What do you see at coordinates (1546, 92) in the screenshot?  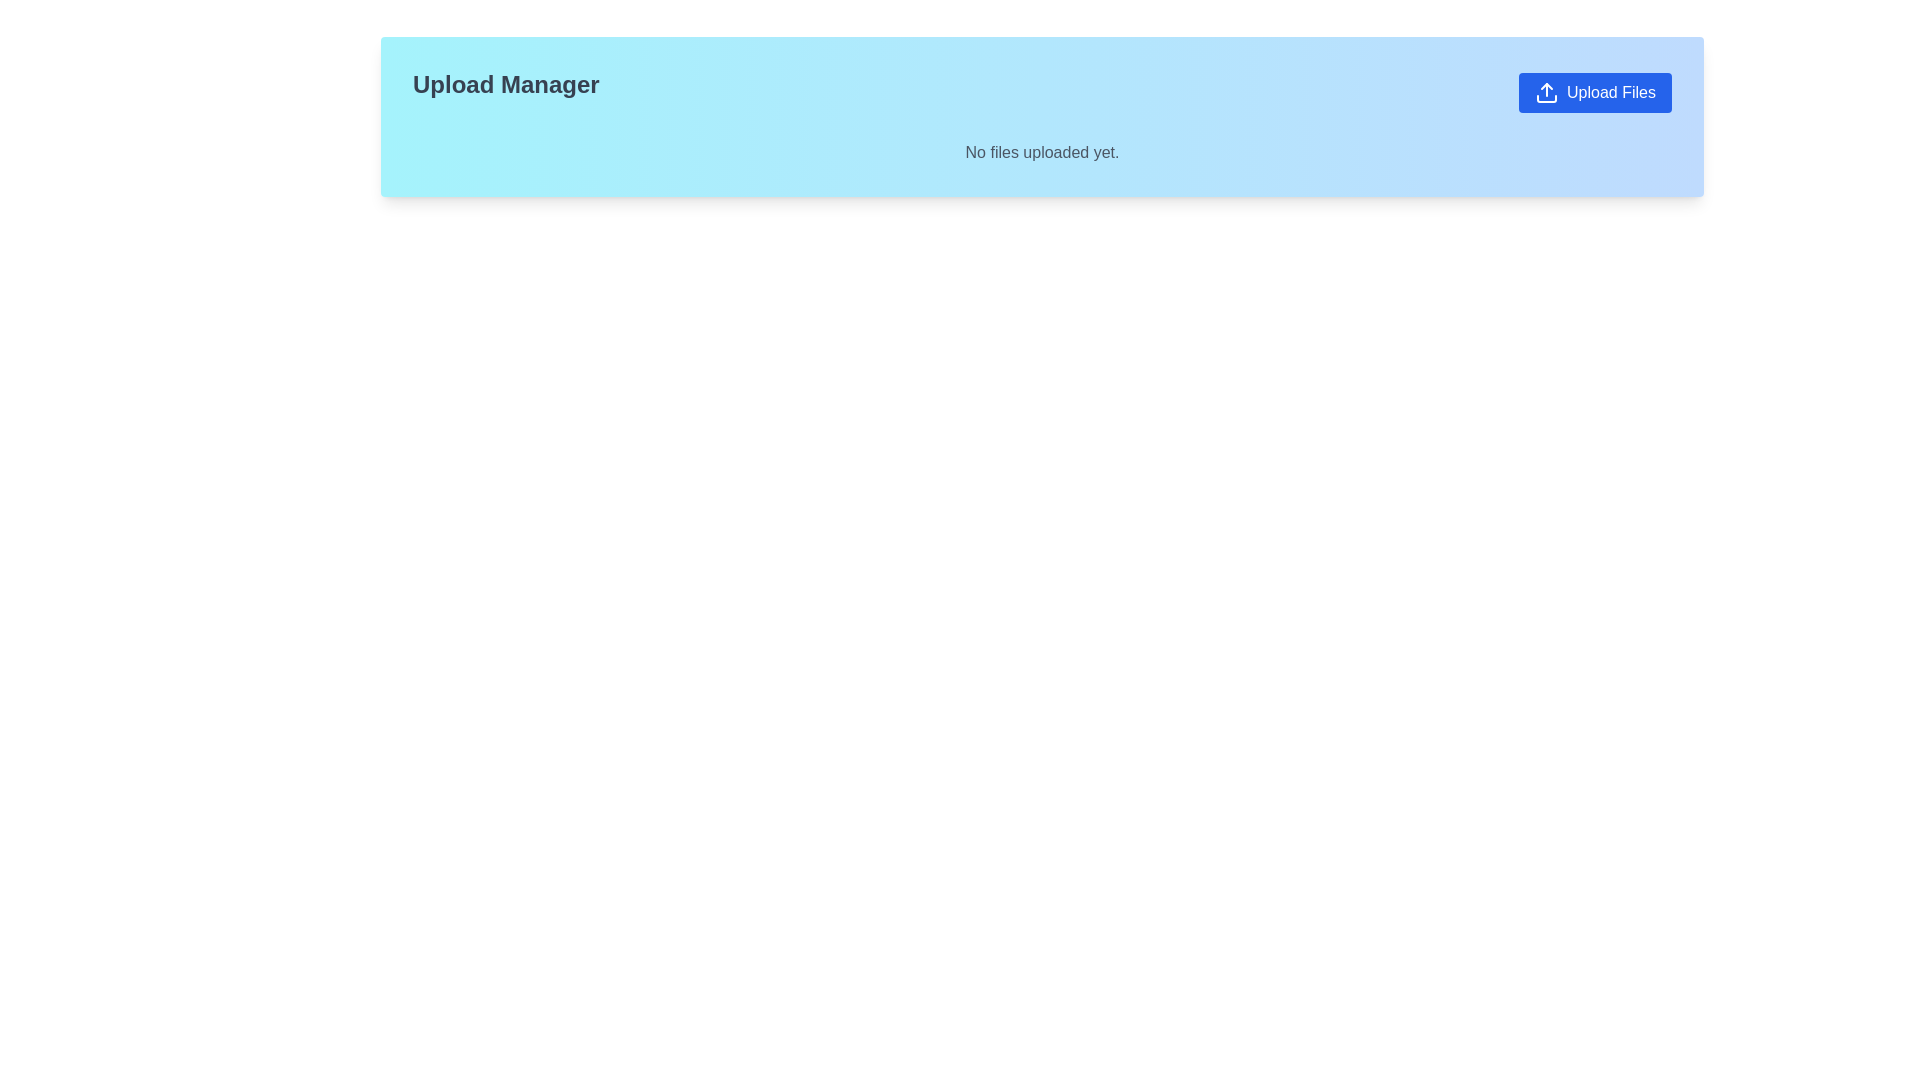 I see `the upload icon` at bounding box center [1546, 92].